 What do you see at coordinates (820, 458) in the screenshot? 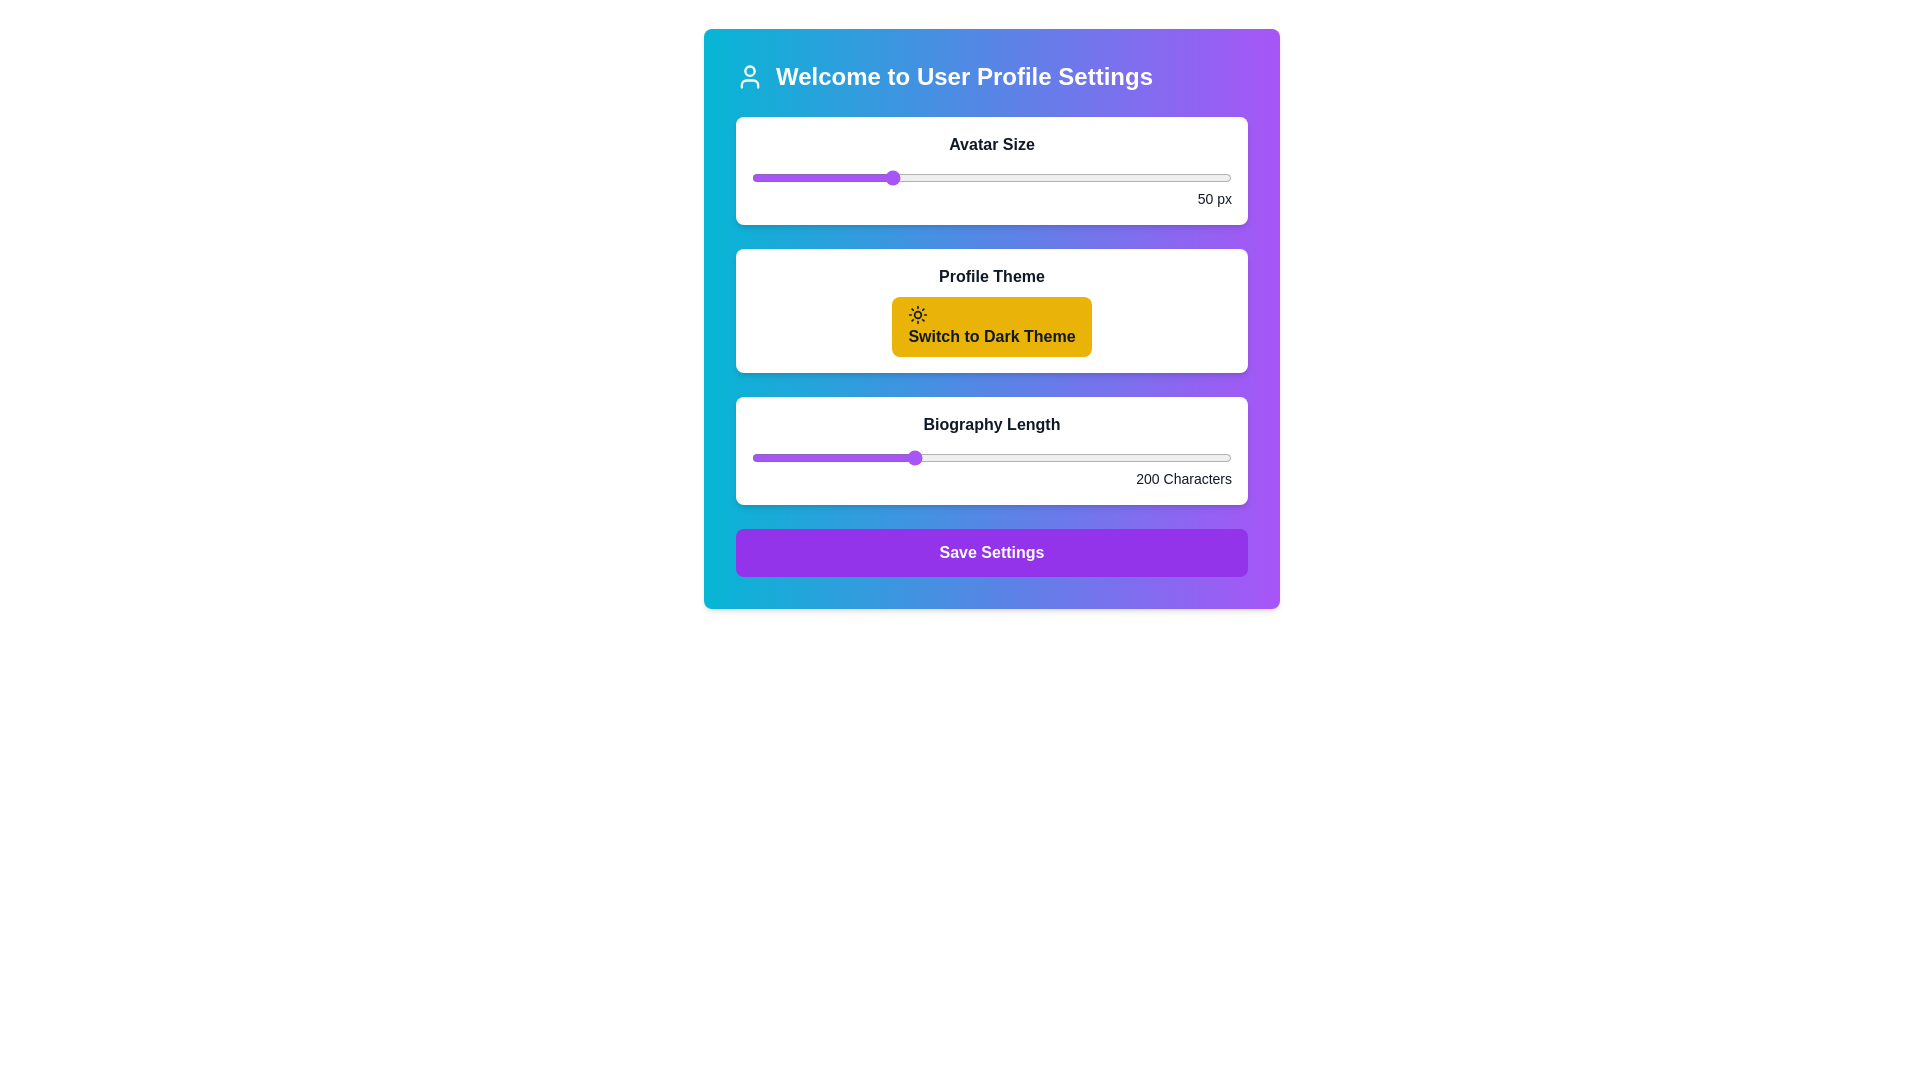
I see `the biography length` at bounding box center [820, 458].